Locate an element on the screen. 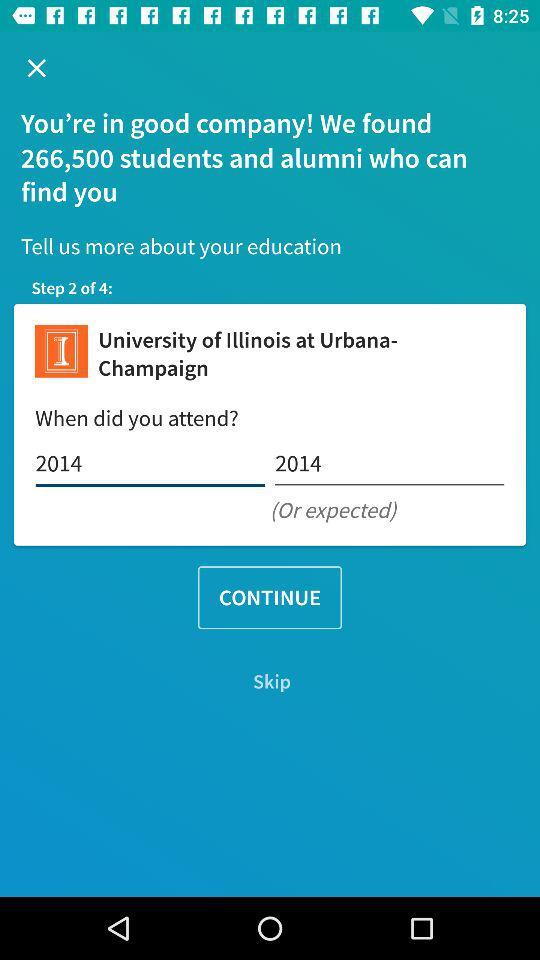 The width and height of the screenshot is (540, 960). the item below the (or expected) item is located at coordinates (270, 597).